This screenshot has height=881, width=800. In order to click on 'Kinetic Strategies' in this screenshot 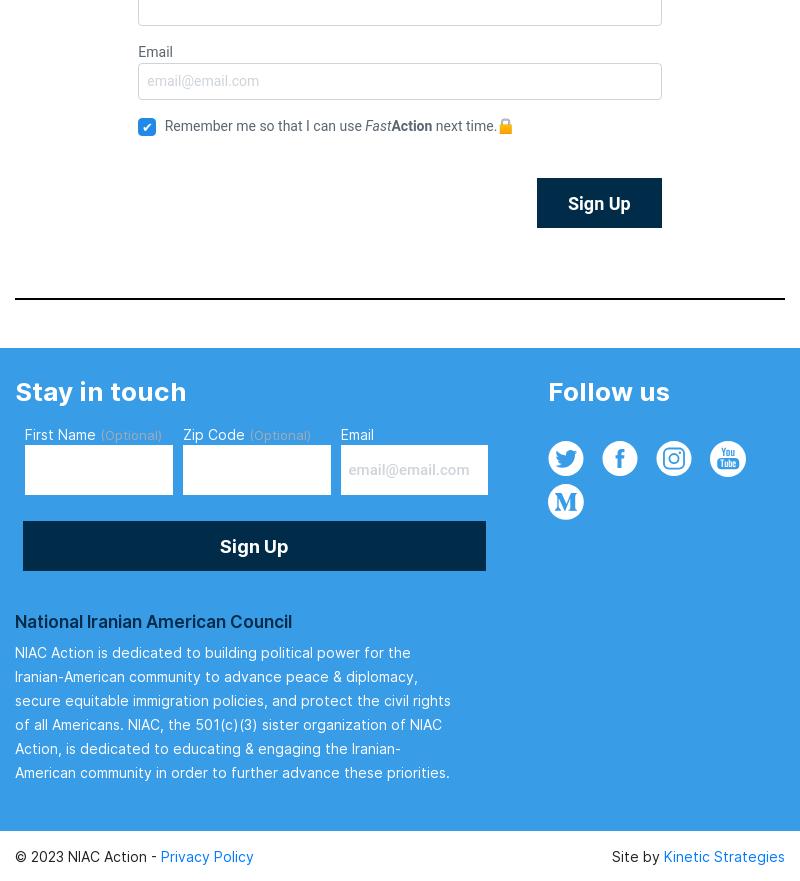, I will do `click(663, 855)`.